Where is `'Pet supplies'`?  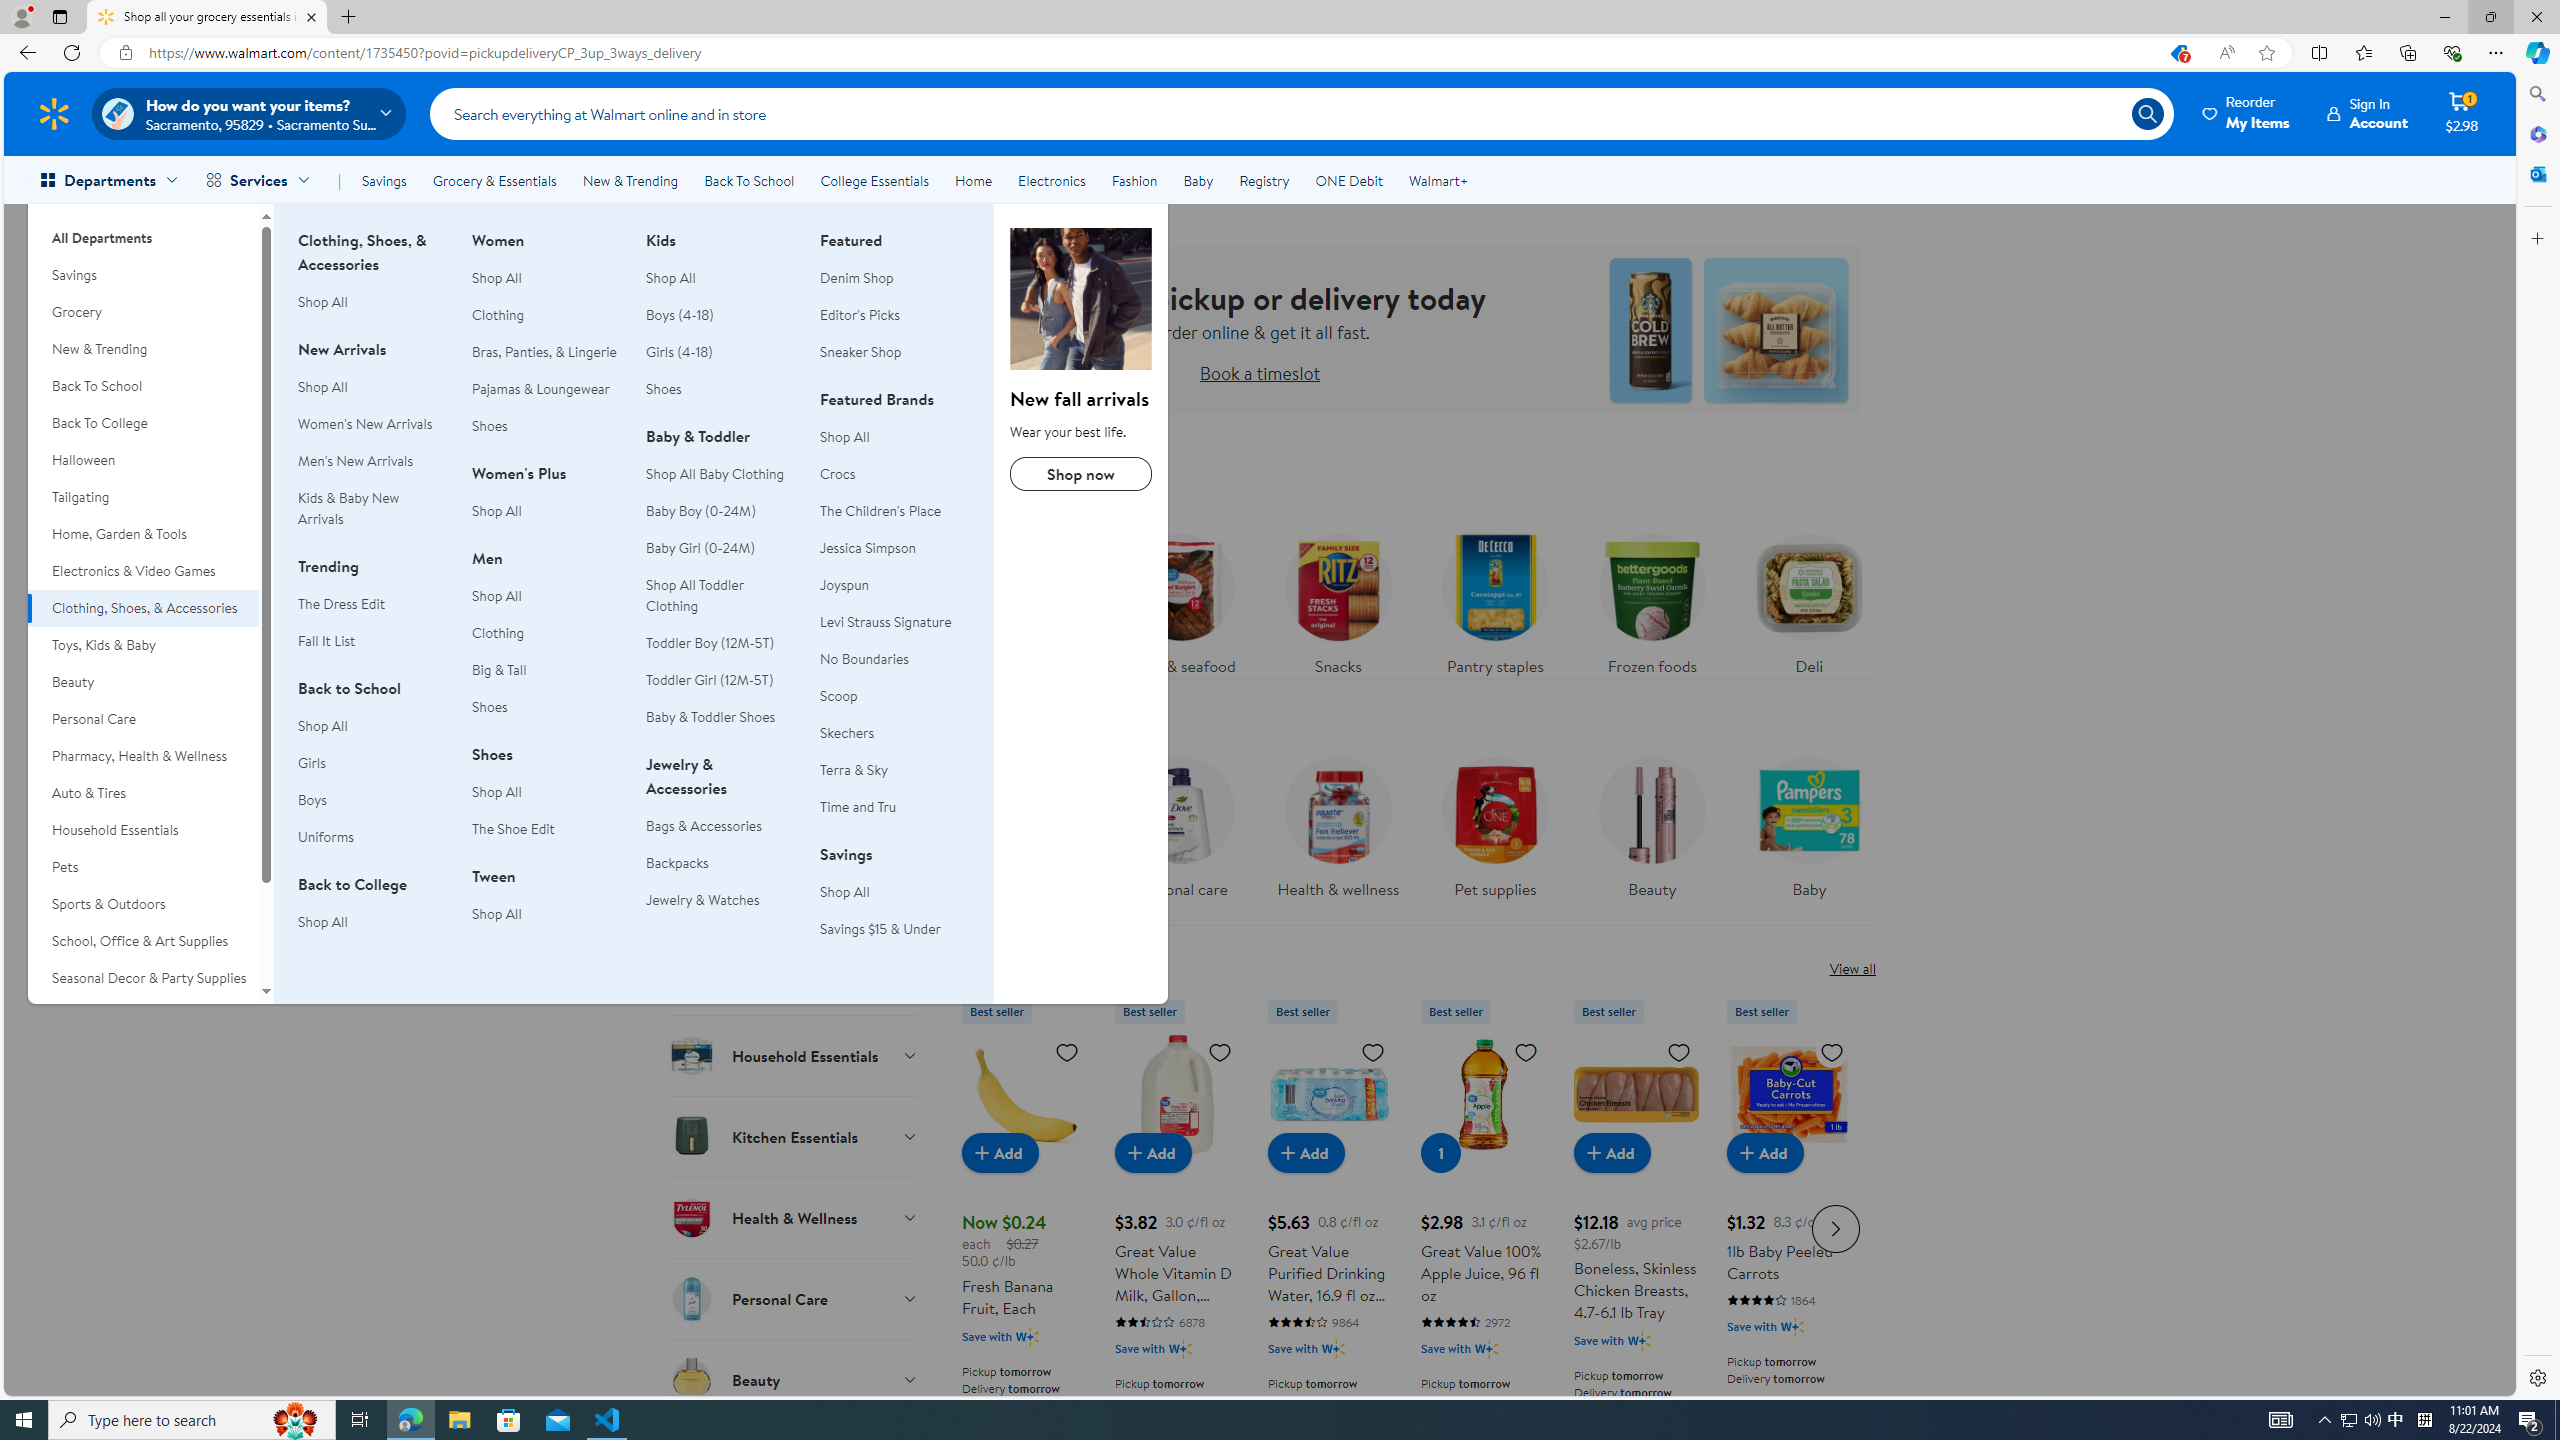 'Pet supplies' is located at coordinates (1495, 822).